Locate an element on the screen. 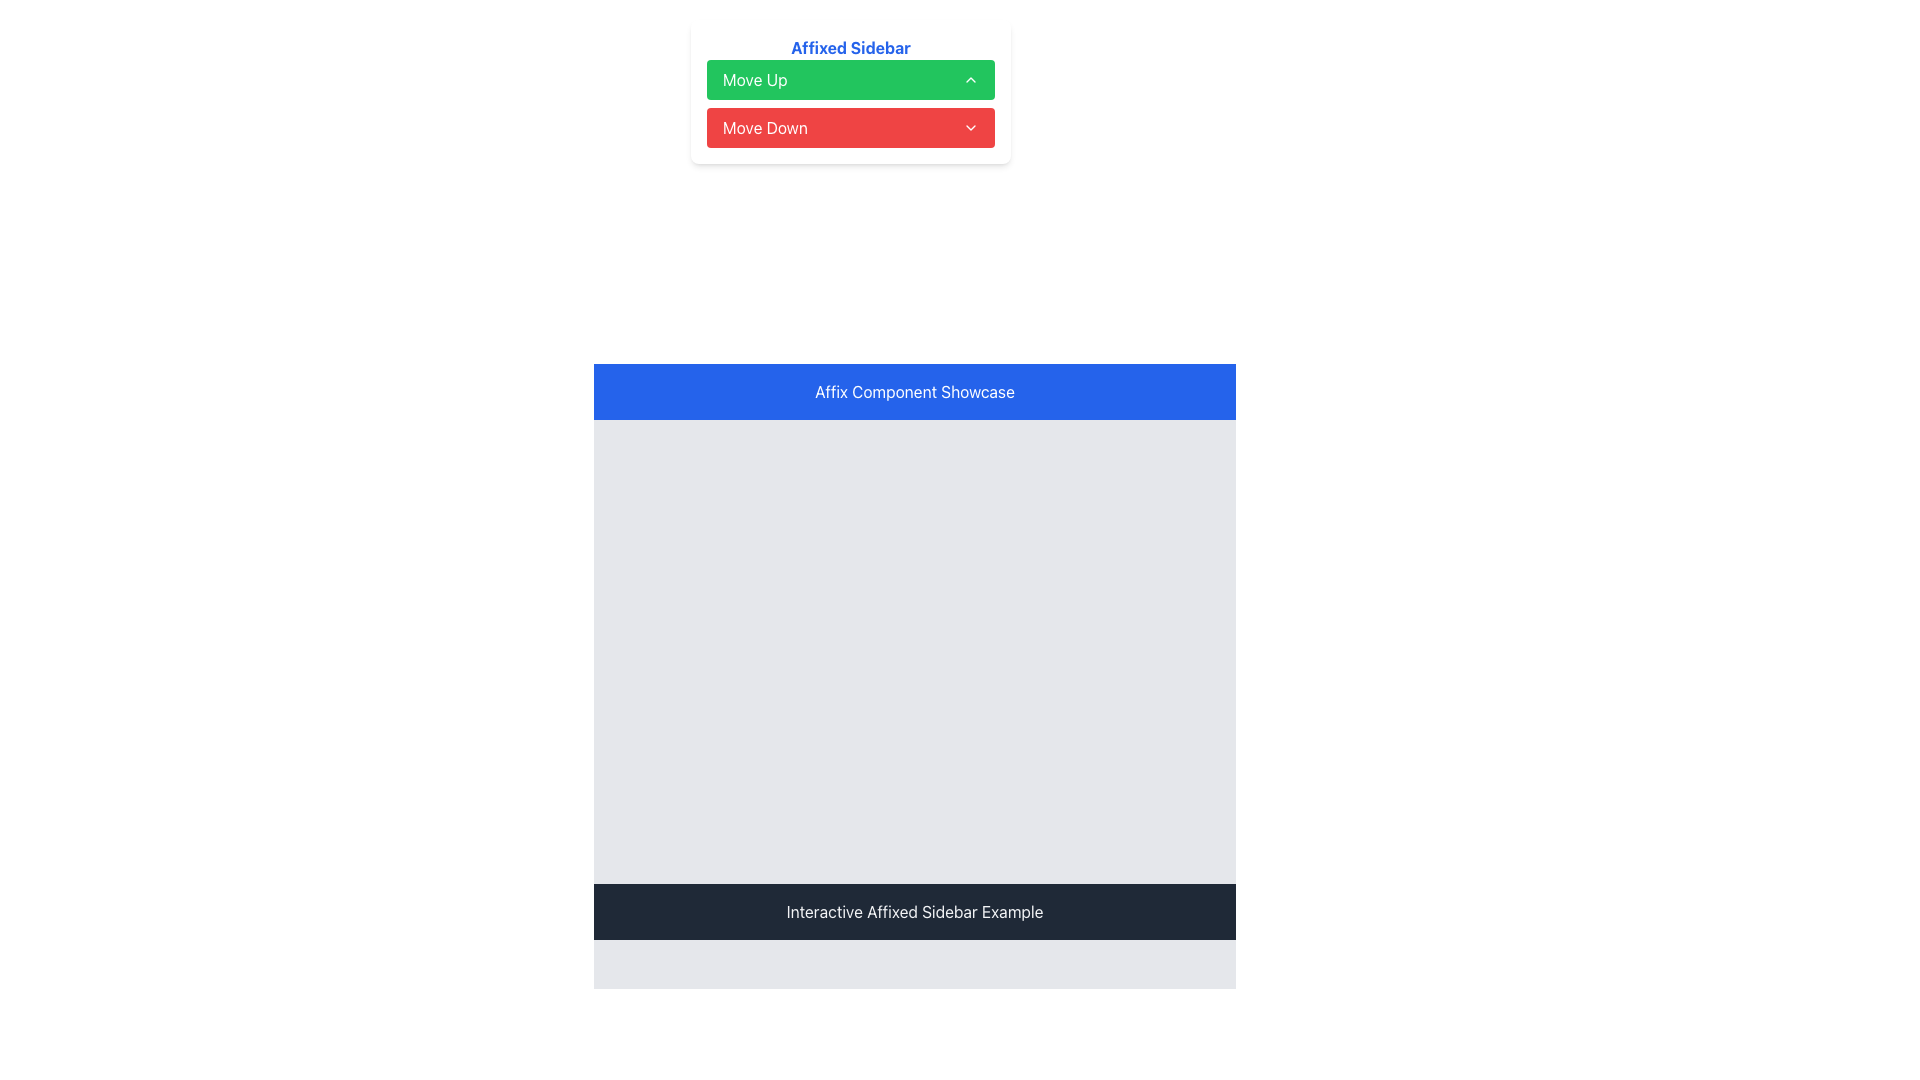 The width and height of the screenshot is (1920, 1080). the small downward-pointing chevron icon located at the far-right of the red 'Move Down' button is located at coordinates (970, 127).